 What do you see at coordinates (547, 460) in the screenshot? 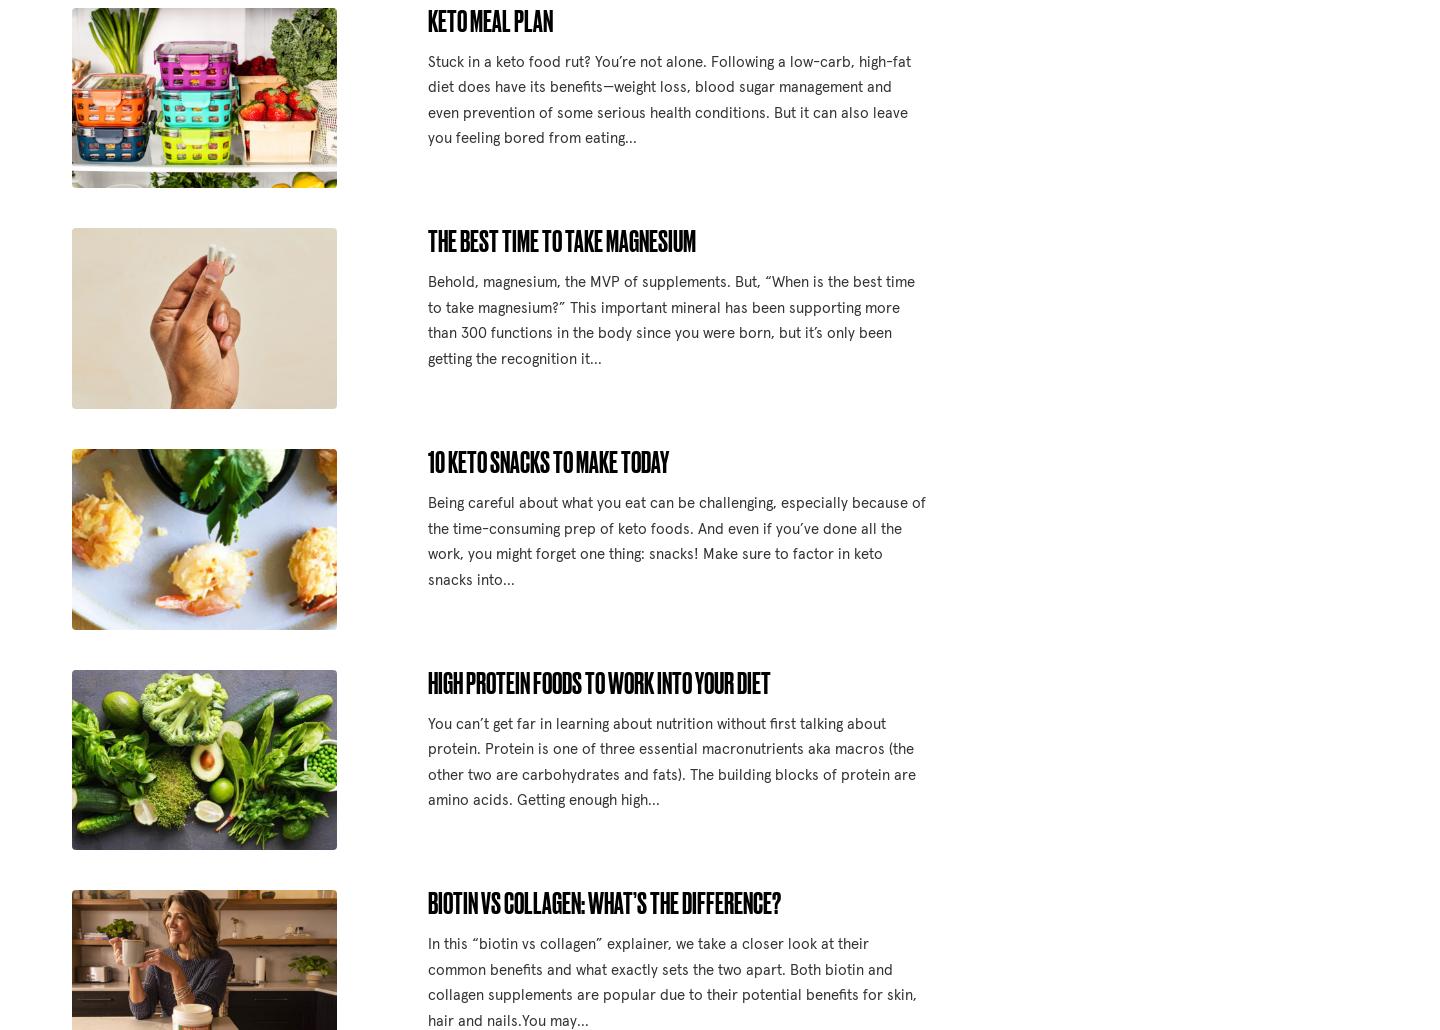
I see `'10 Keto Snacks to Make Today'` at bounding box center [547, 460].